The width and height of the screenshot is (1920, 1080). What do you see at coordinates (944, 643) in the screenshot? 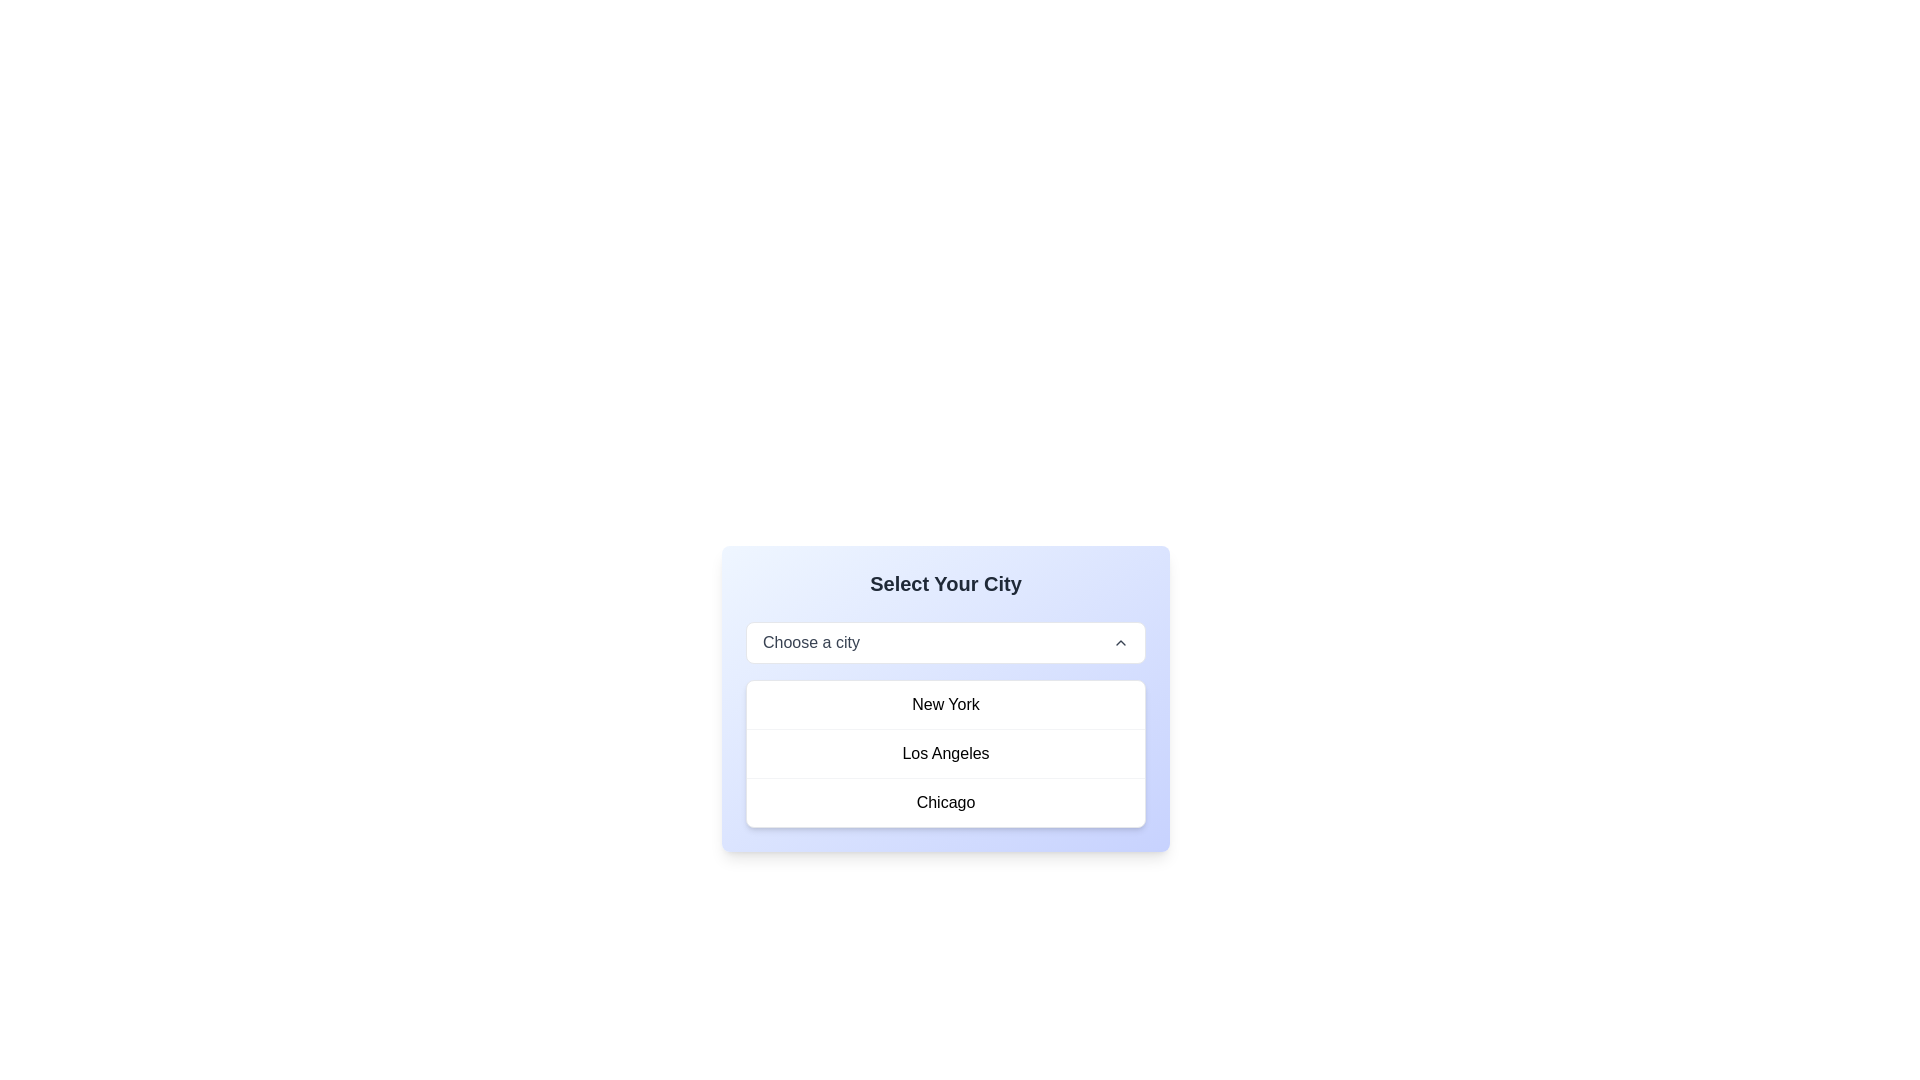
I see `the dropdown button located in the dialog box titled 'Select Your City'` at bounding box center [944, 643].